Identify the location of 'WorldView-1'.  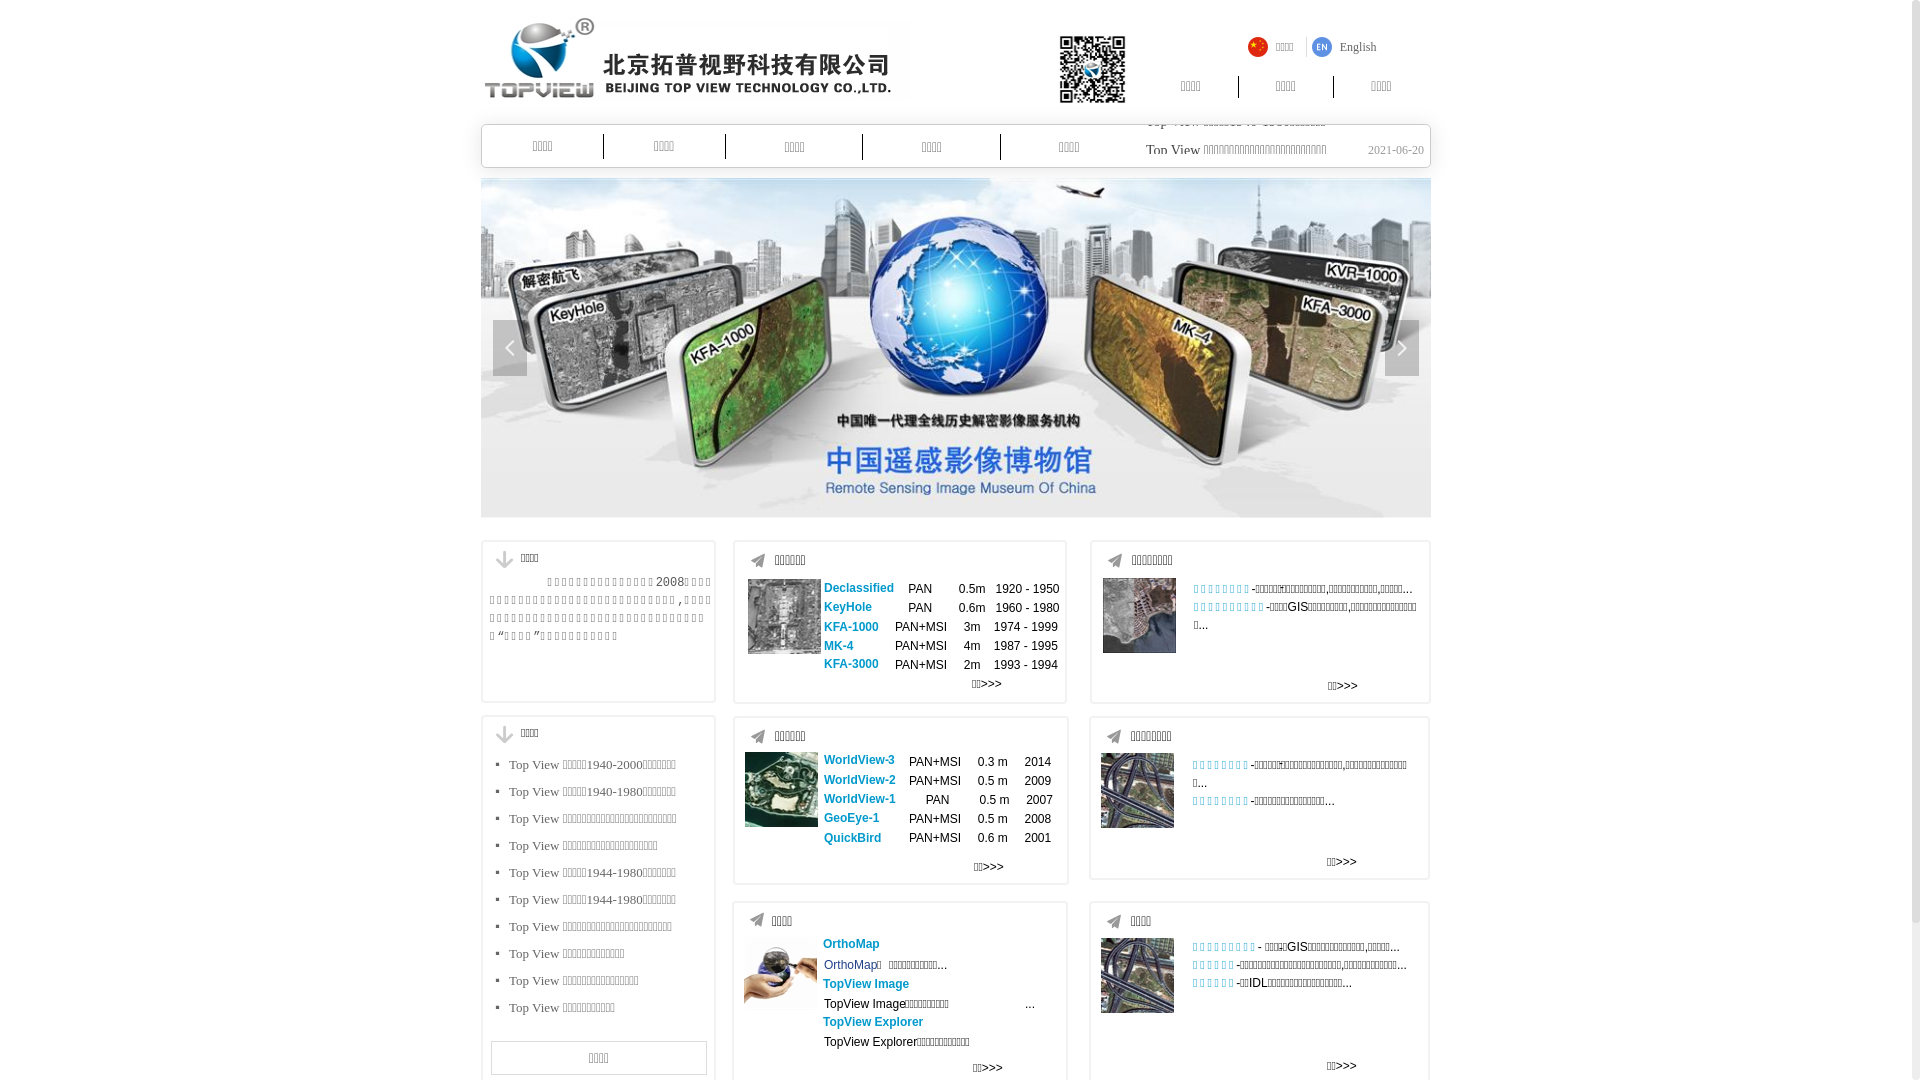
(819, 797).